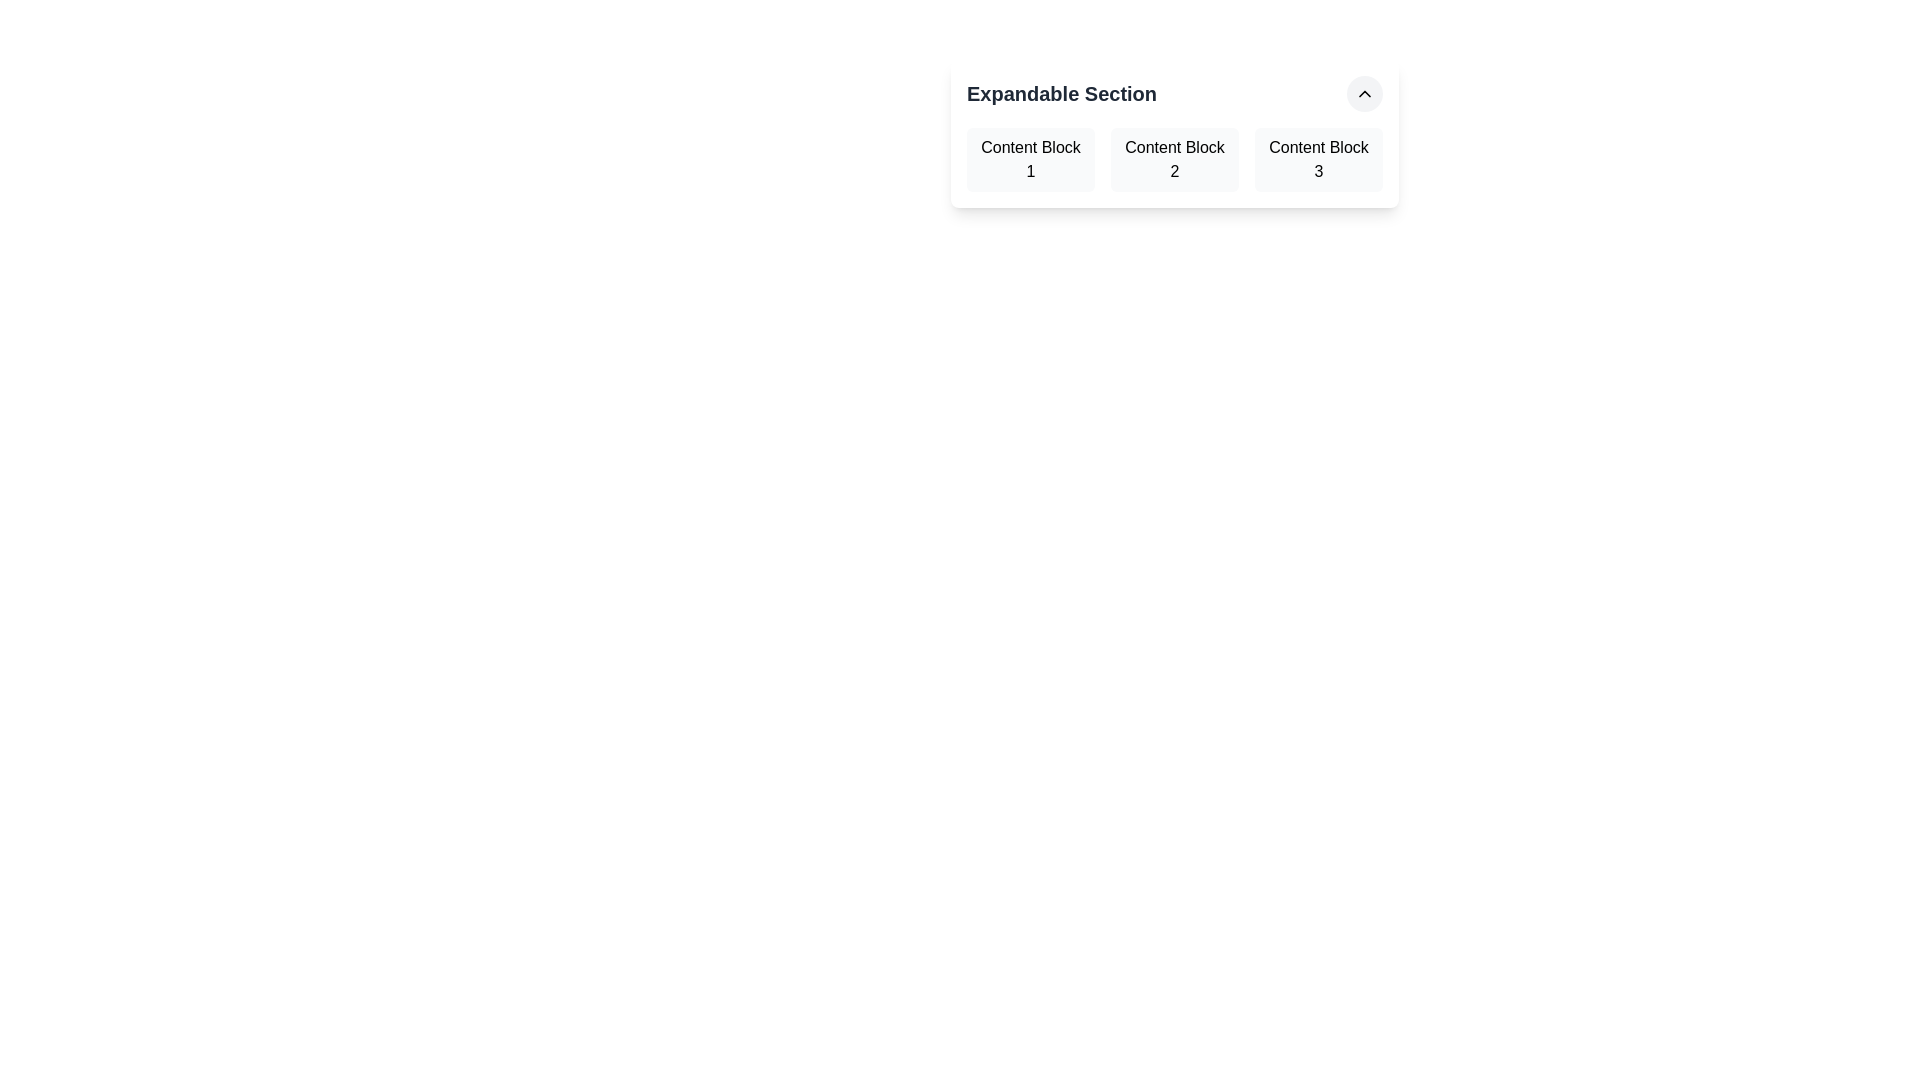  What do you see at coordinates (1031, 158) in the screenshot?
I see `the leftmost Static content block within the 'Expandable Section' that serves as a content display box` at bounding box center [1031, 158].